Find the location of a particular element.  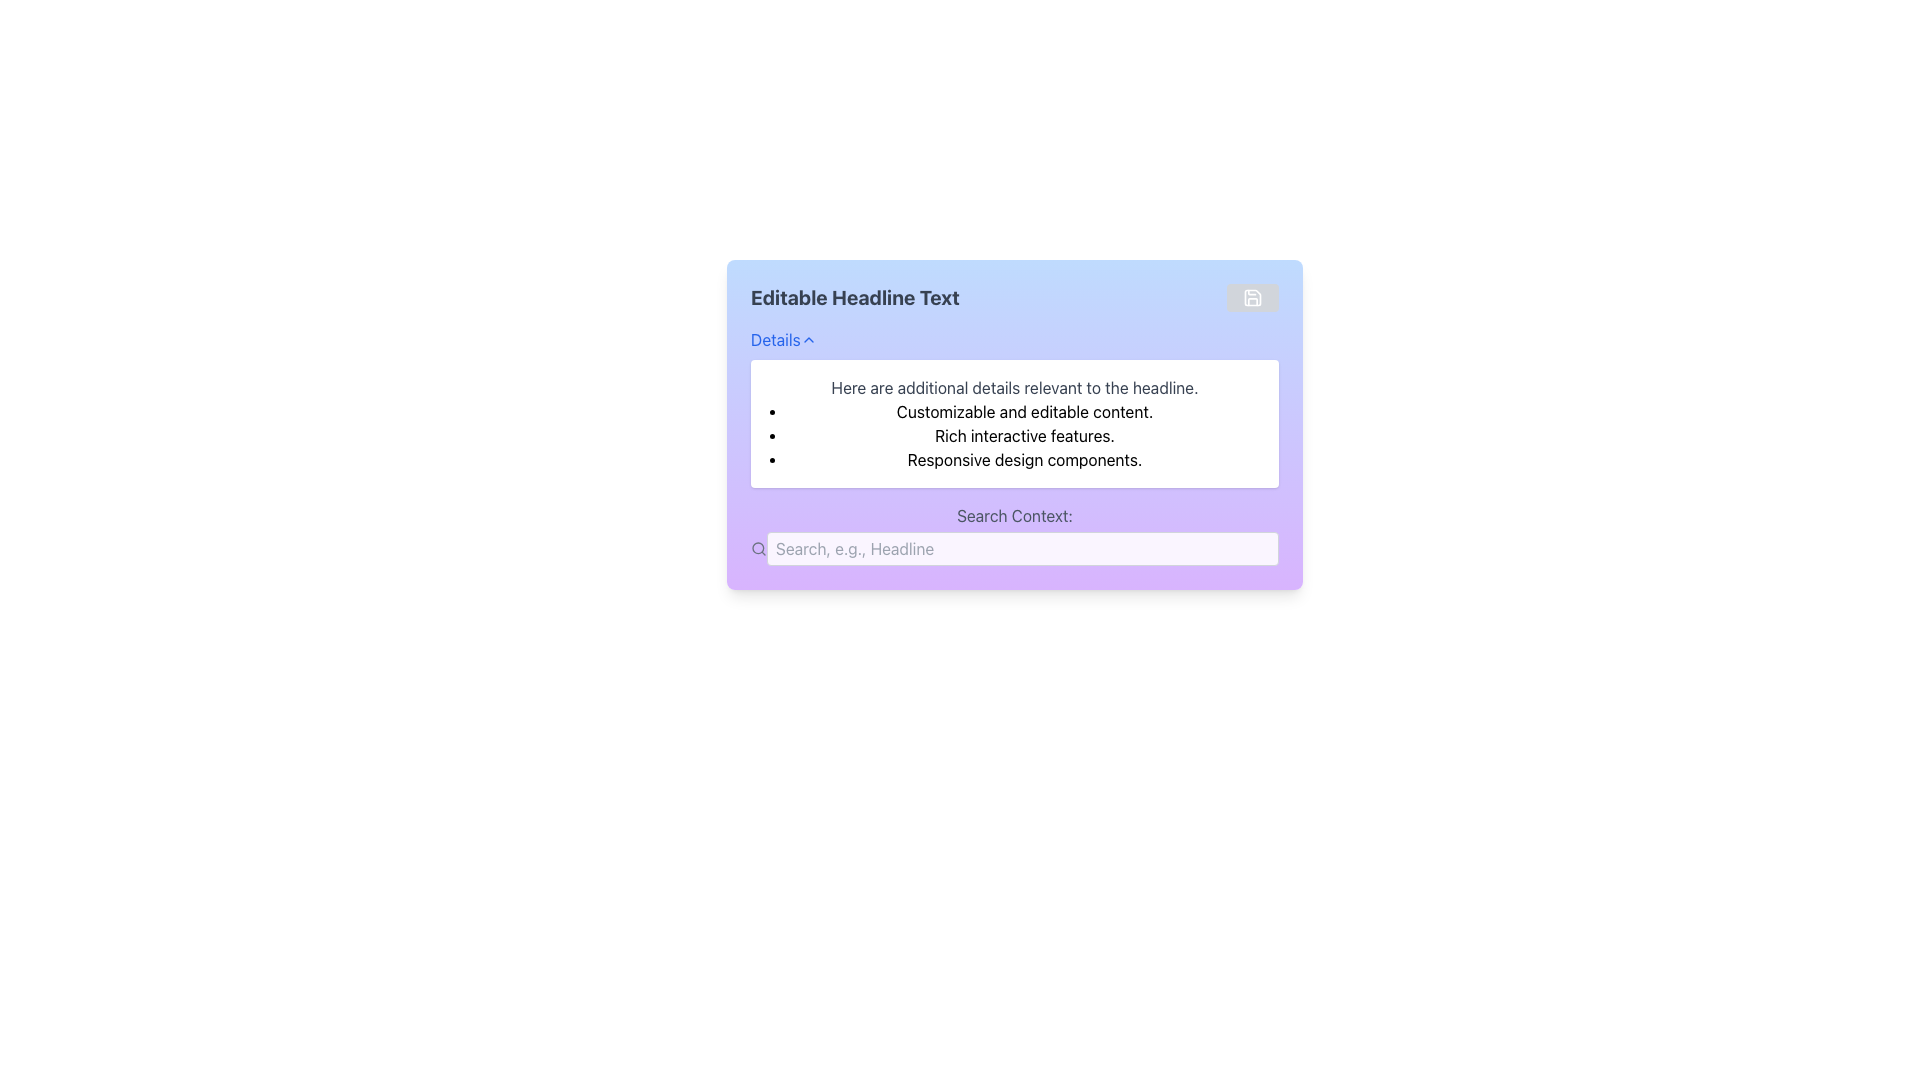

the static text element that is the third item in a bulleted list, located below 'Rich interactive features.' is located at coordinates (1025, 459).